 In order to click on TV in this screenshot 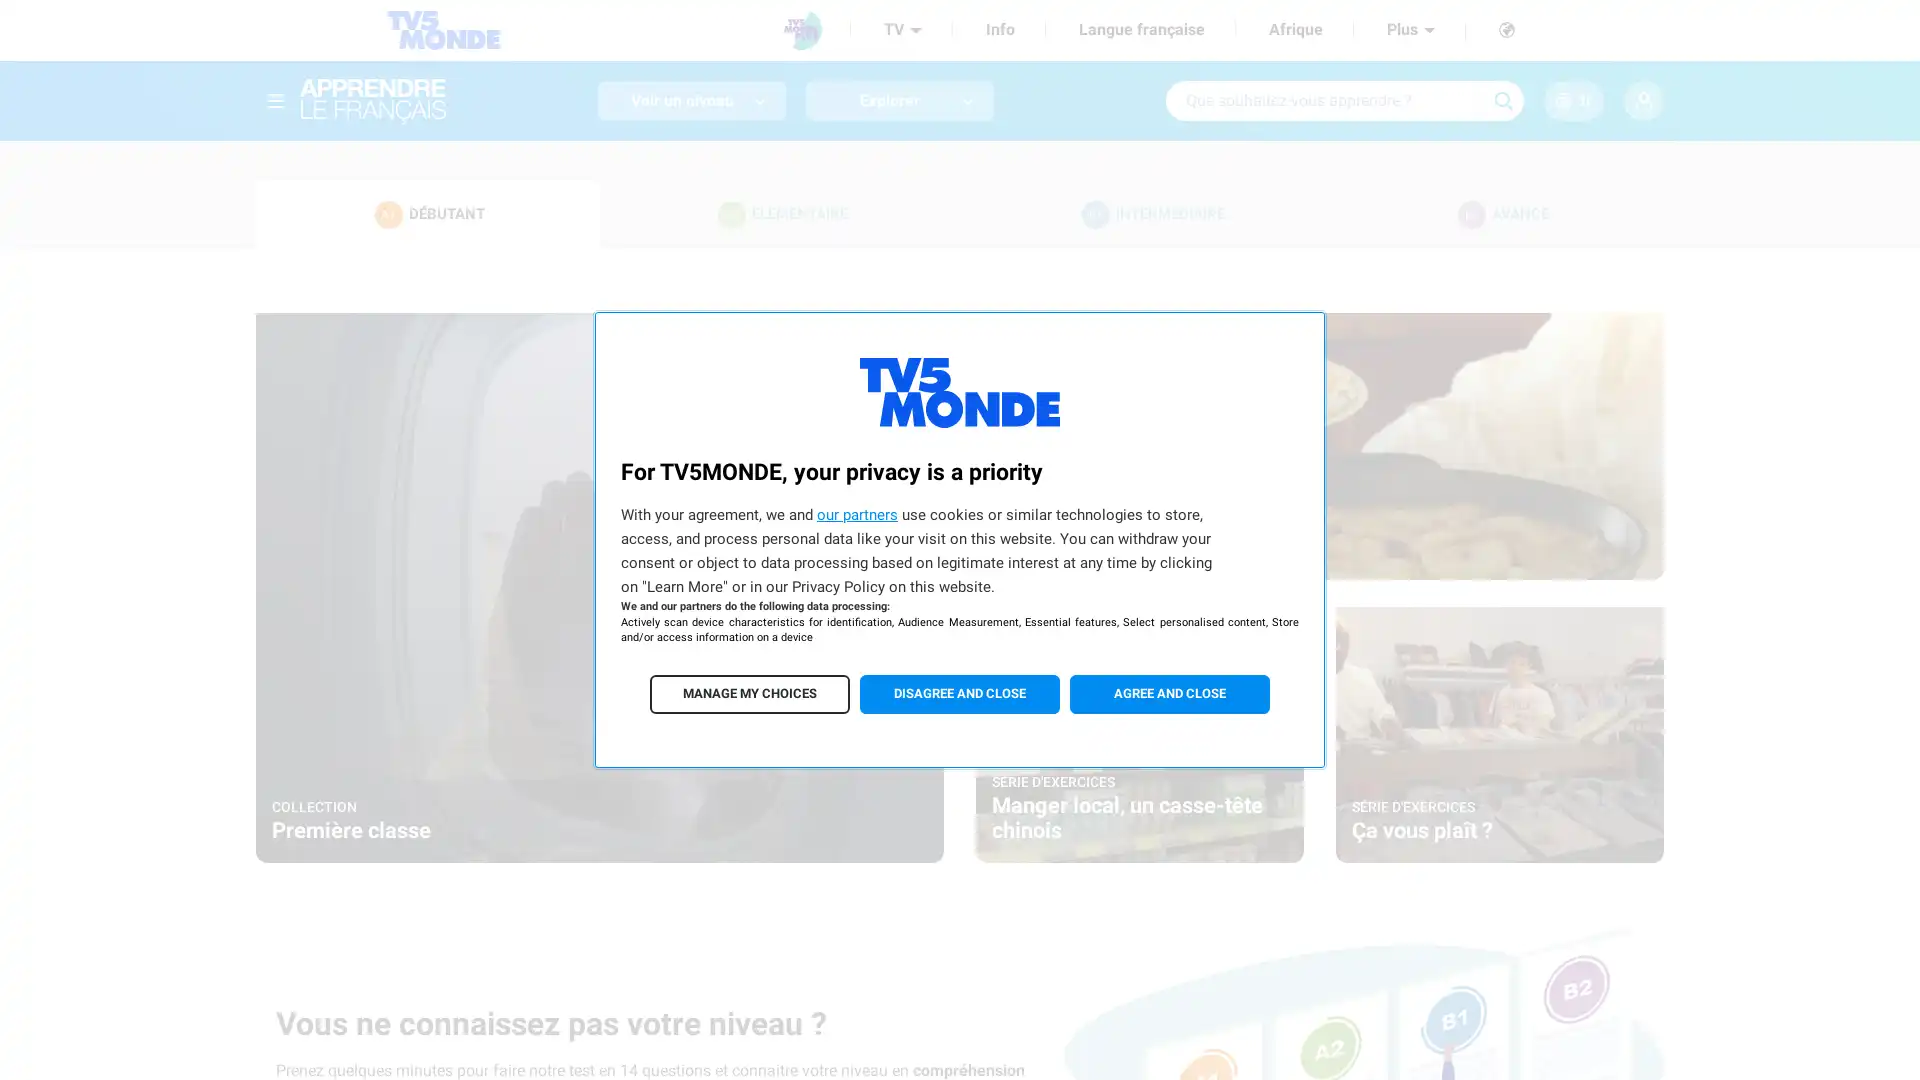, I will do `click(901, 29)`.